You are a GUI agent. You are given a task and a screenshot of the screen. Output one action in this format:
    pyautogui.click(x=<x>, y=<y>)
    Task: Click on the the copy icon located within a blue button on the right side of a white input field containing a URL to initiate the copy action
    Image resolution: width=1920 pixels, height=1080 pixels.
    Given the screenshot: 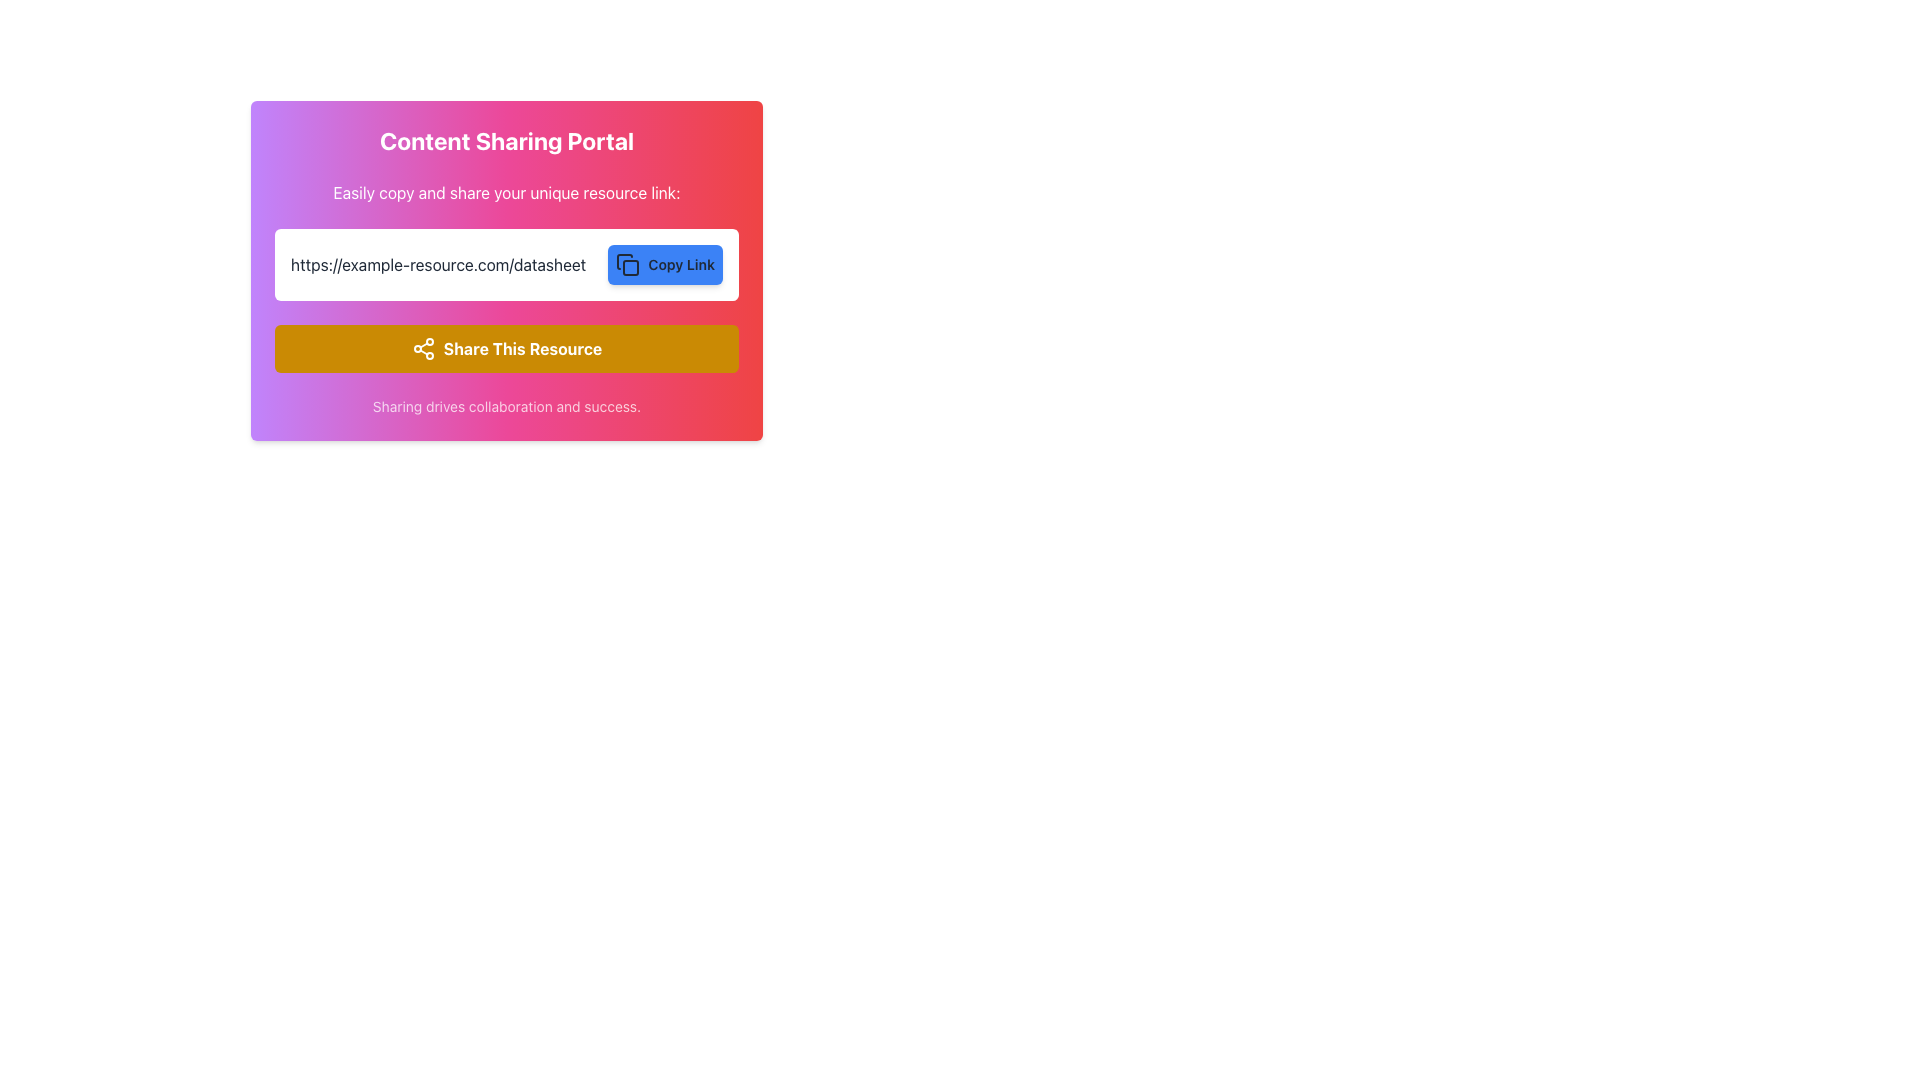 What is the action you would take?
    pyautogui.click(x=627, y=264)
    